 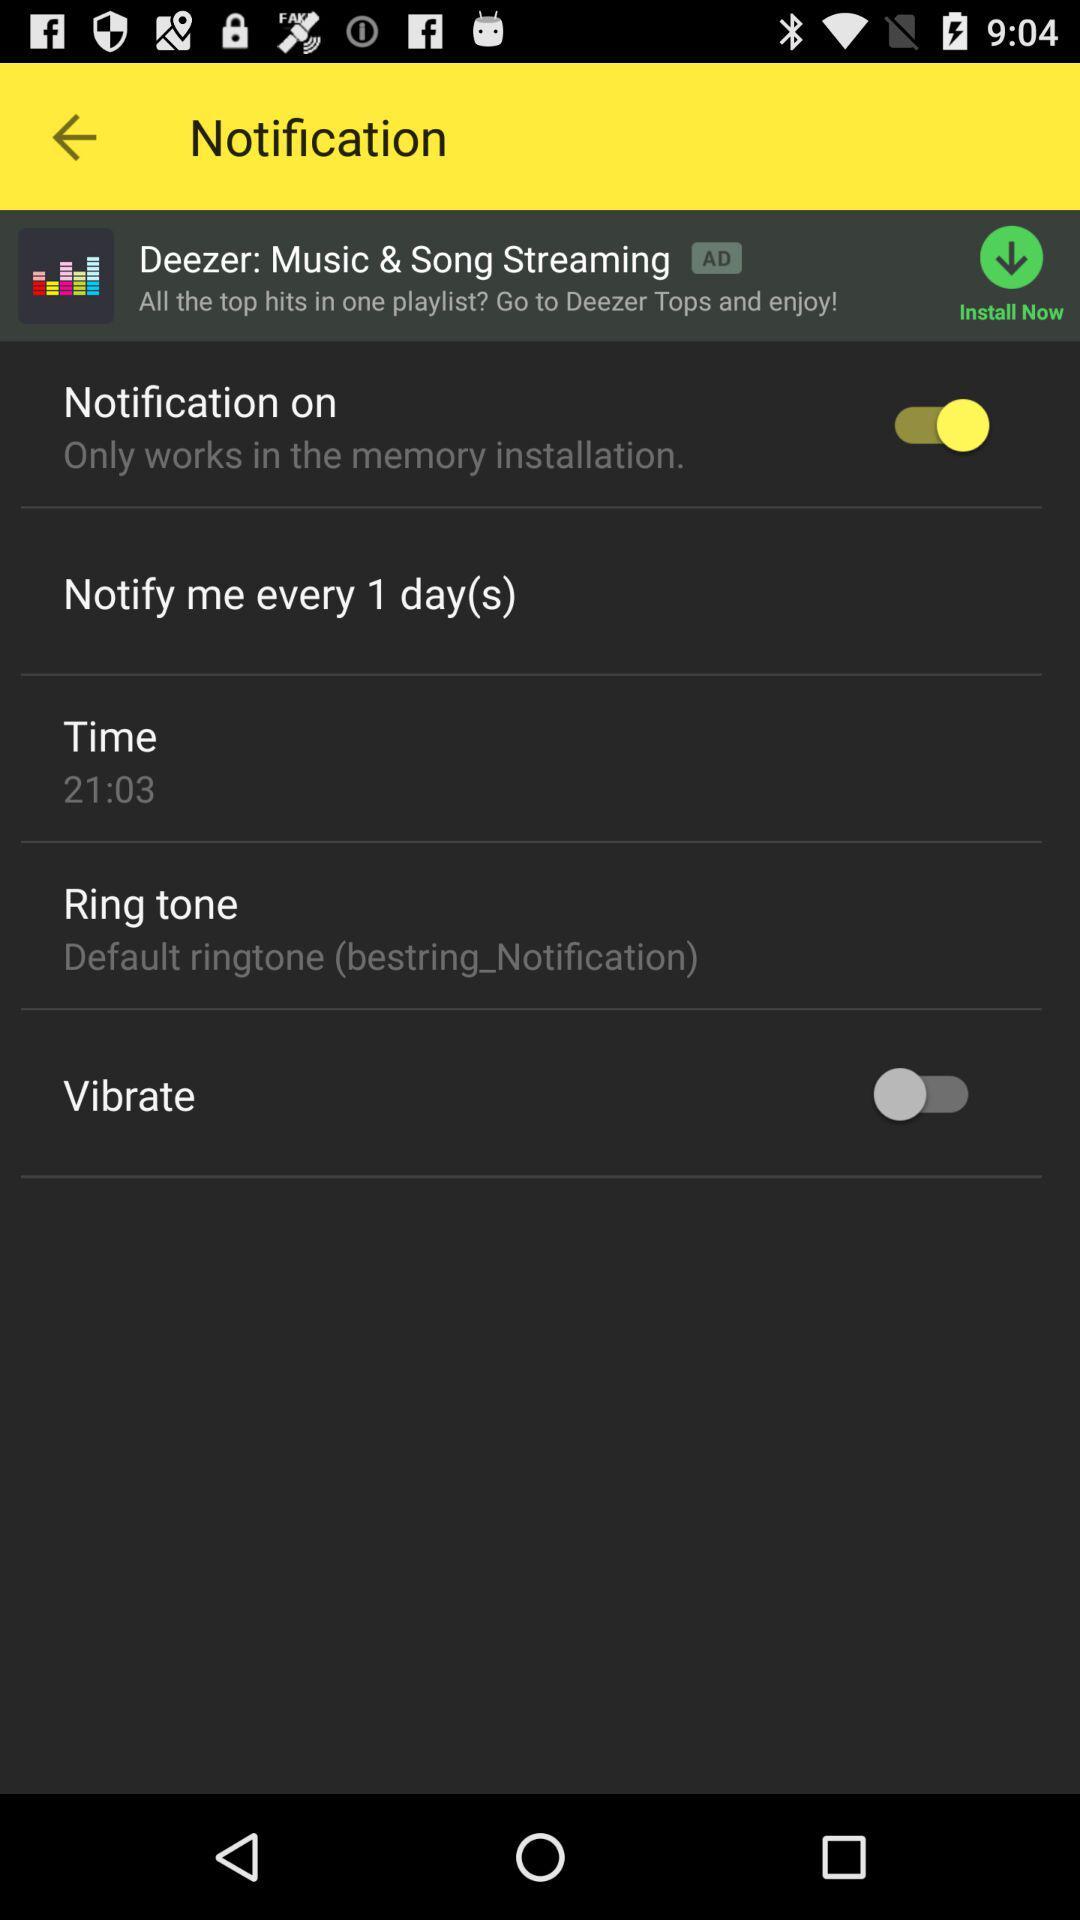 What do you see at coordinates (72, 145) in the screenshot?
I see `the arrow_backward icon` at bounding box center [72, 145].